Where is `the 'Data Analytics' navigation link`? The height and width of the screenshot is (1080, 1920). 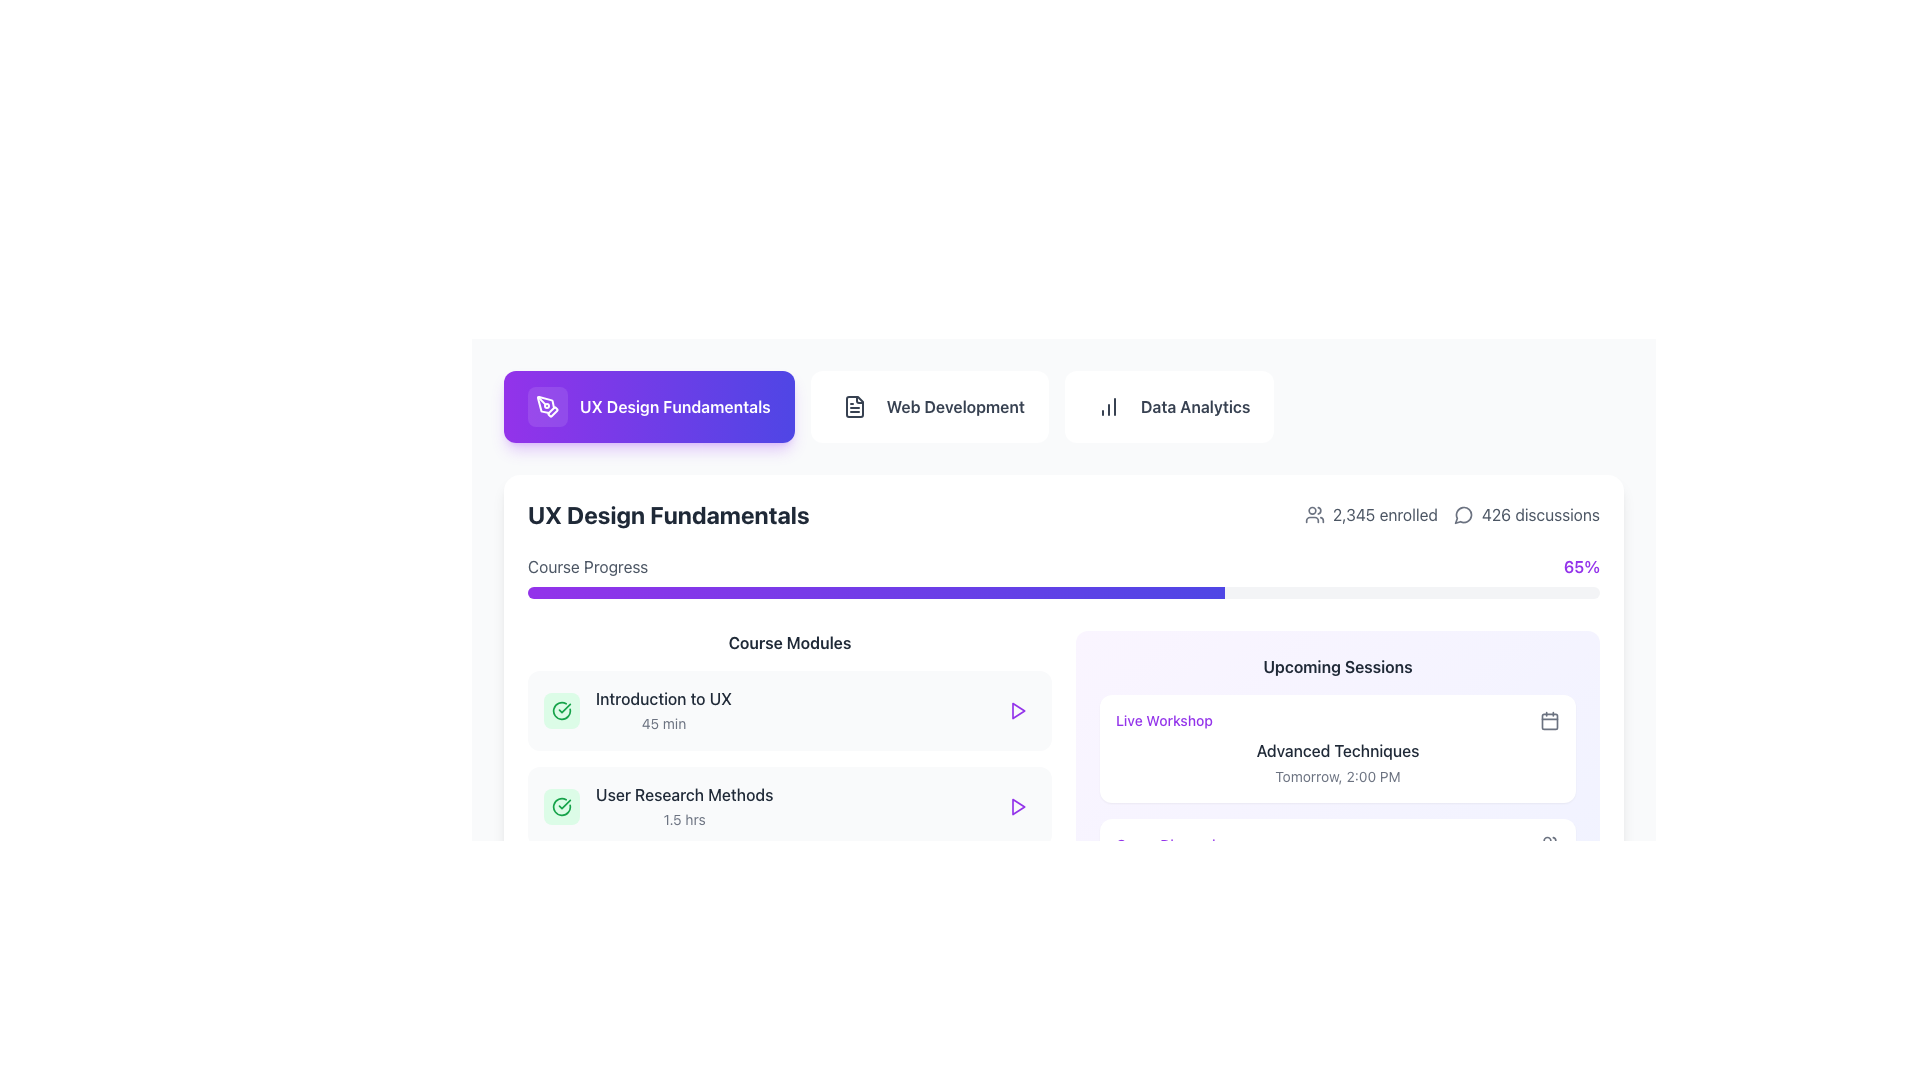
the 'Data Analytics' navigation link is located at coordinates (1195, 406).